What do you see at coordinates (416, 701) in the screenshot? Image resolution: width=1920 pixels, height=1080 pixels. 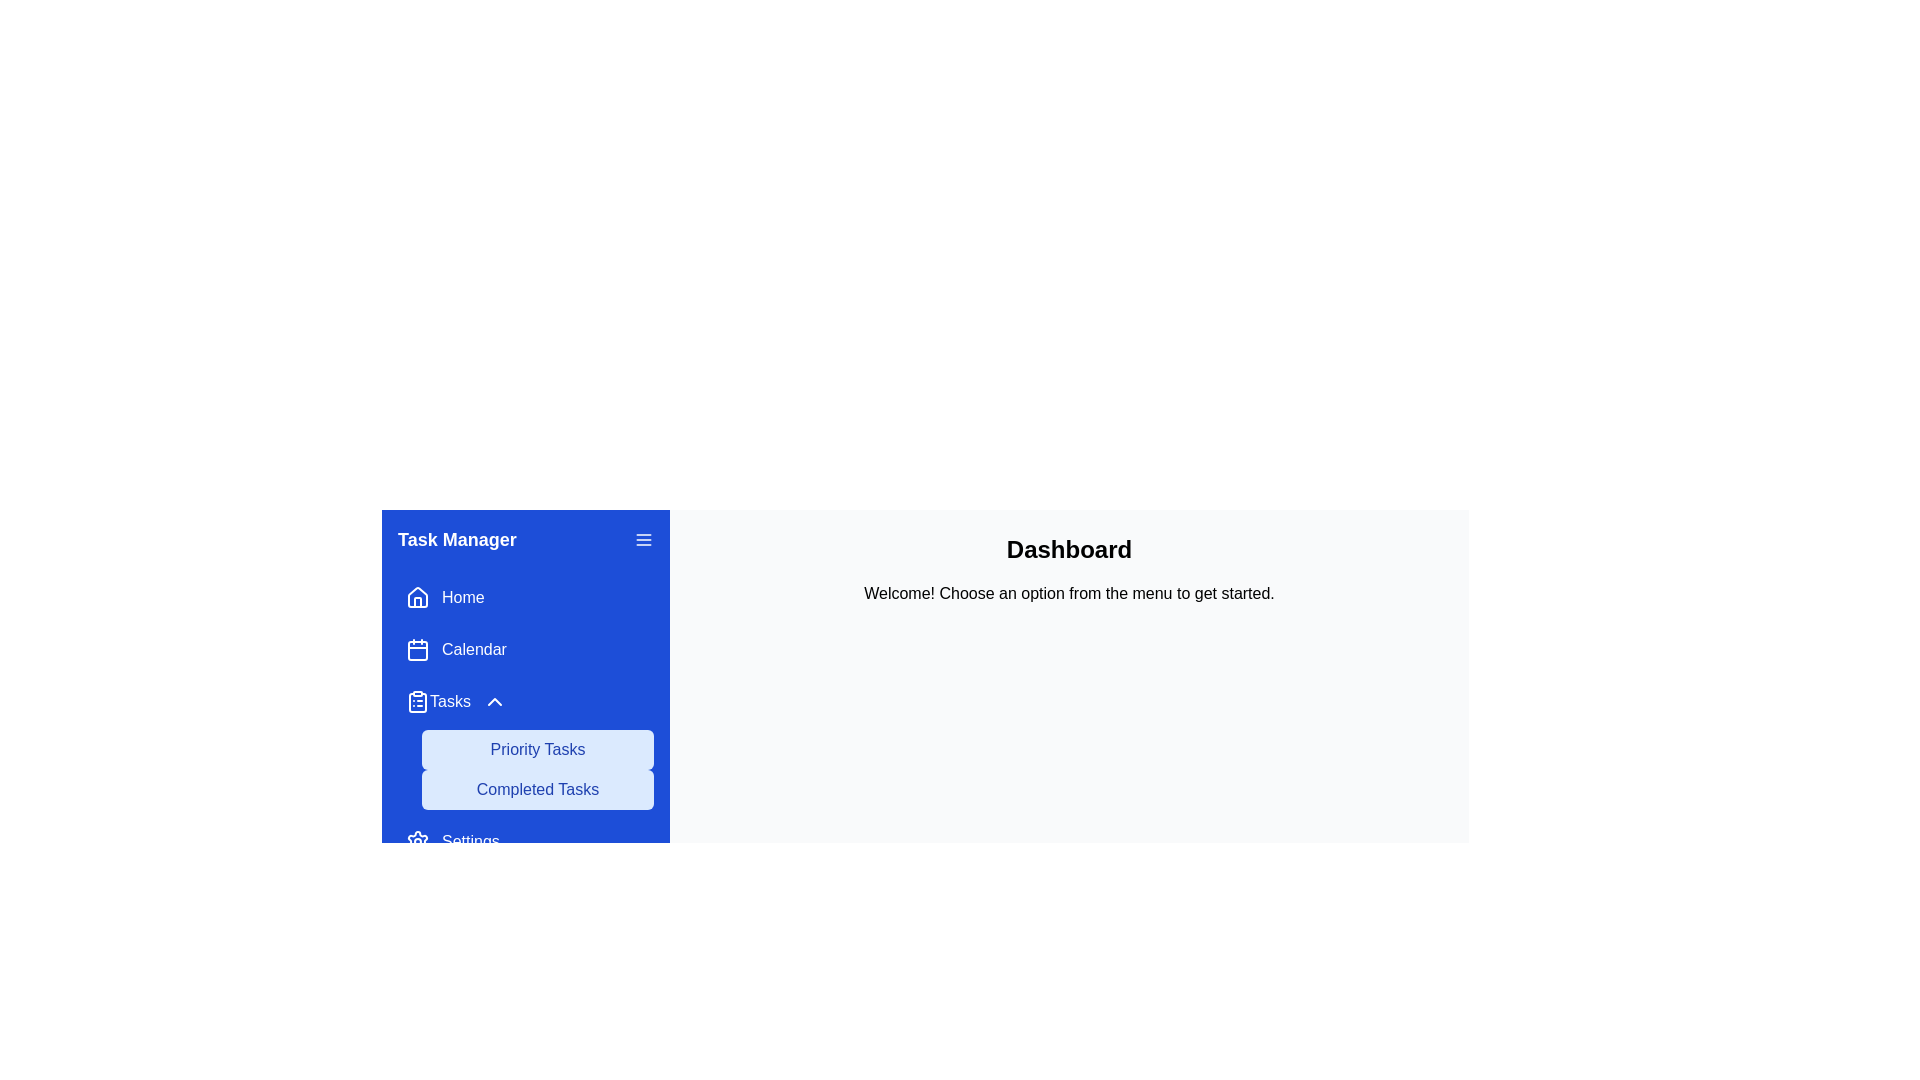 I see `the clipboard icon in the sidebar next to the 'Tasks' label to navigate` at bounding box center [416, 701].